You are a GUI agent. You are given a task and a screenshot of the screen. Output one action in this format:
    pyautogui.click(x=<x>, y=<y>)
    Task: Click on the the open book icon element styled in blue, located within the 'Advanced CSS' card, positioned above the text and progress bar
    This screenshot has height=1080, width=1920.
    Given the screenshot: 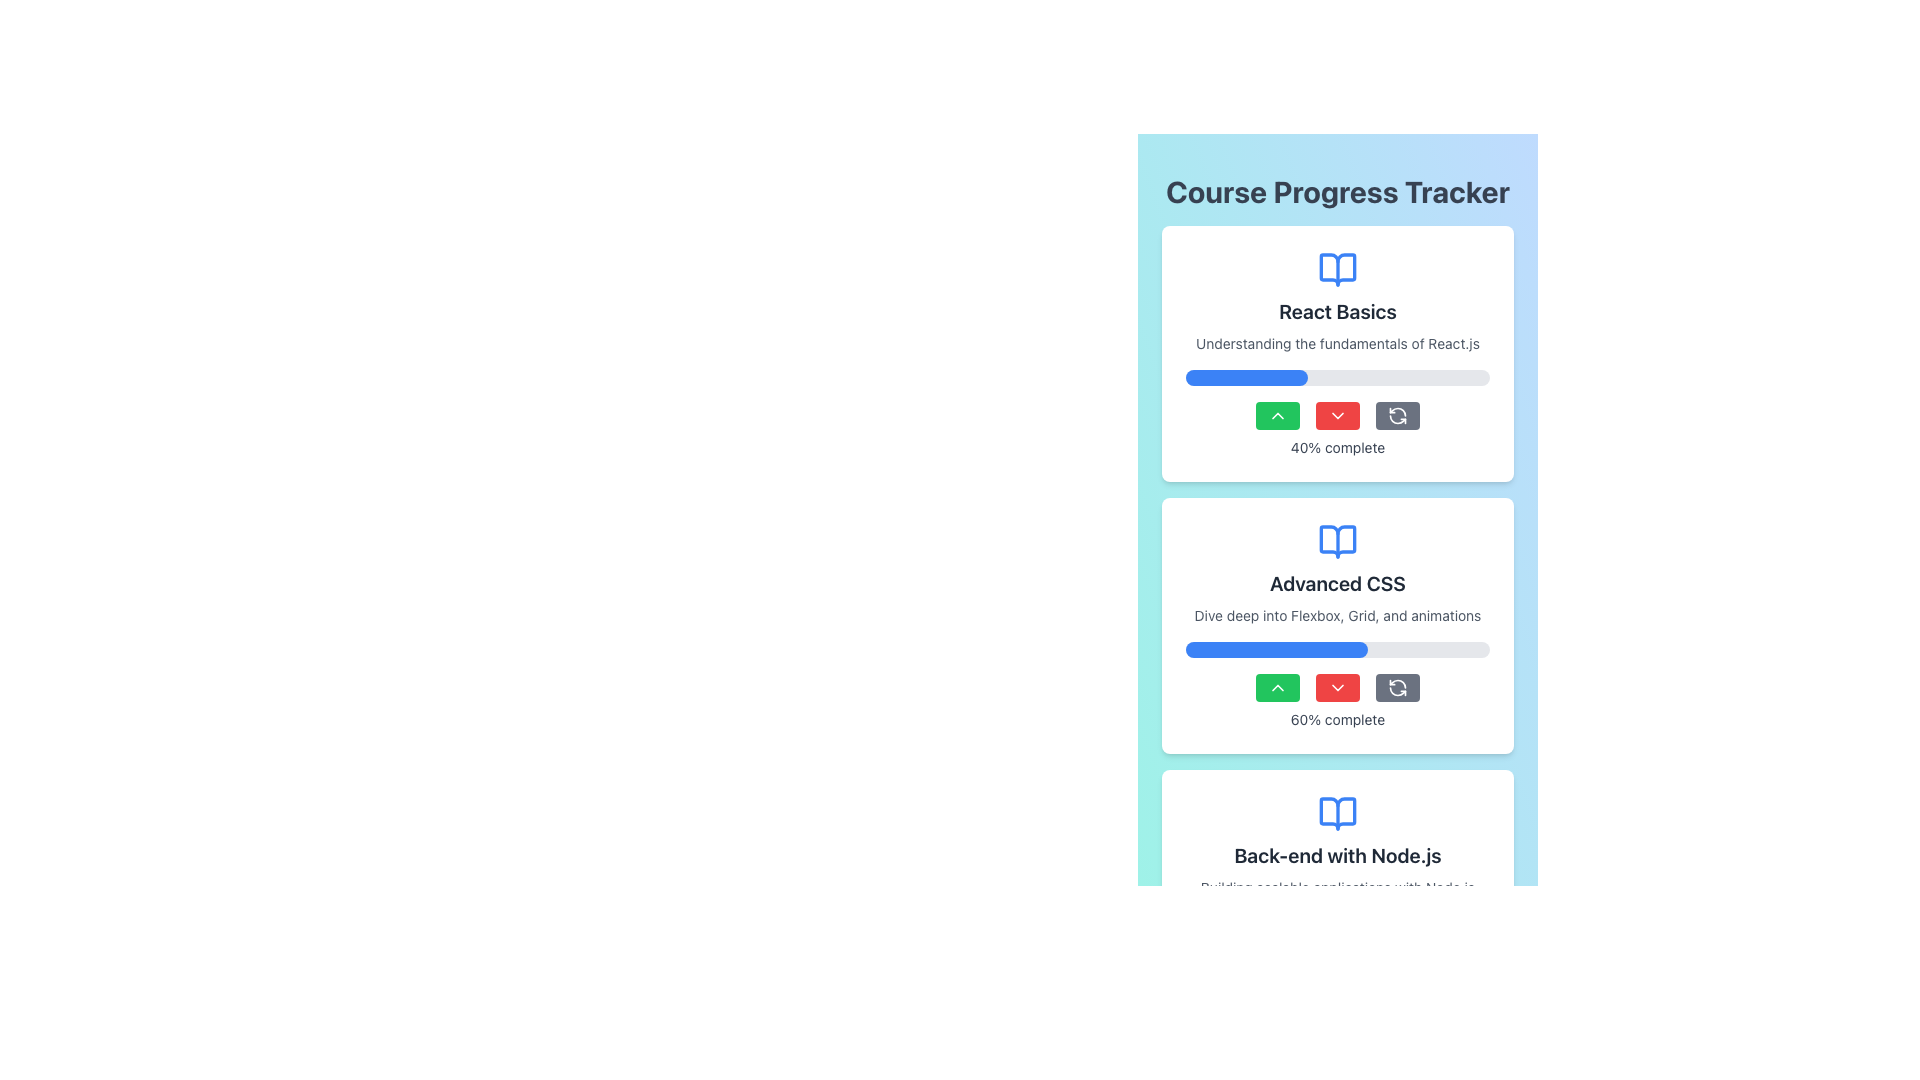 What is the action you would take?
    pyautogui.click(x=1338, y=542)
    